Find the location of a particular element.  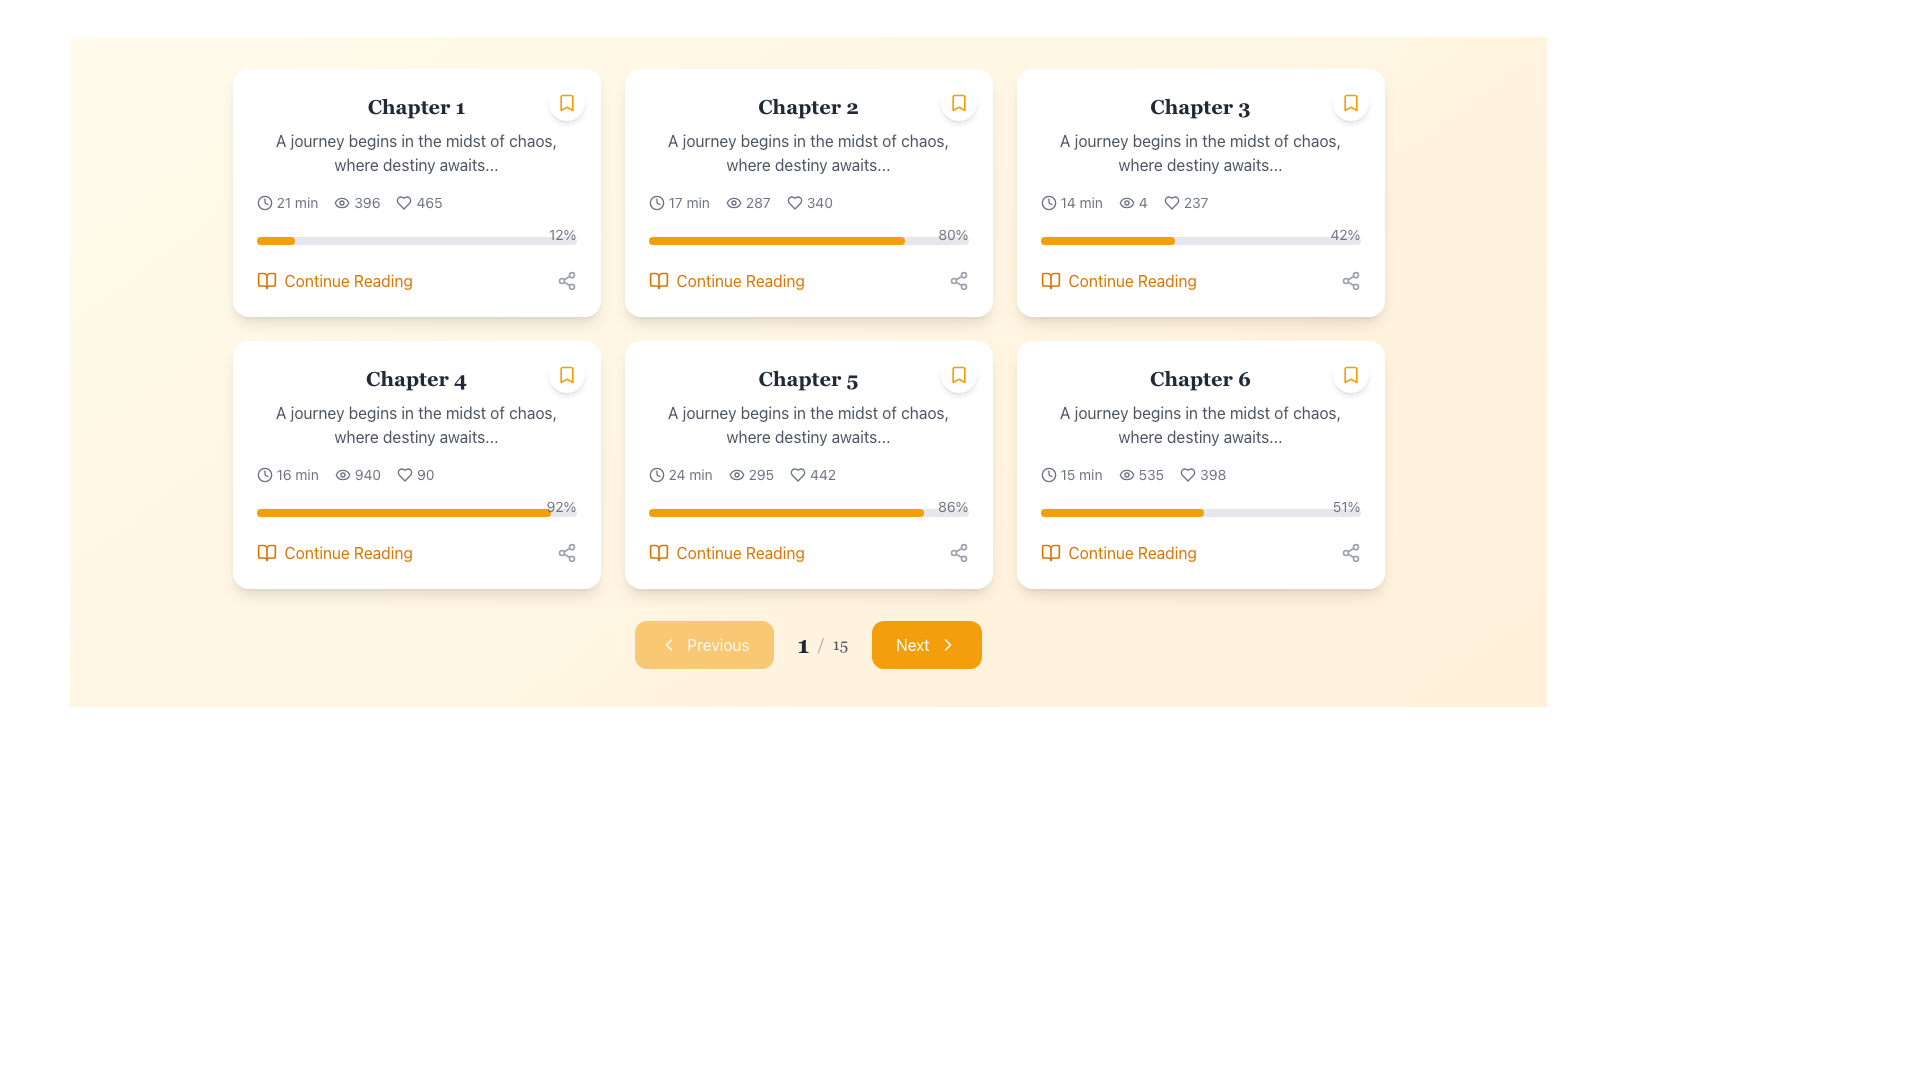

the numeric text '15' styled in gray font, which is part of the pagination display located at the bottom center of the webpage is located at coordinates (840, 644).